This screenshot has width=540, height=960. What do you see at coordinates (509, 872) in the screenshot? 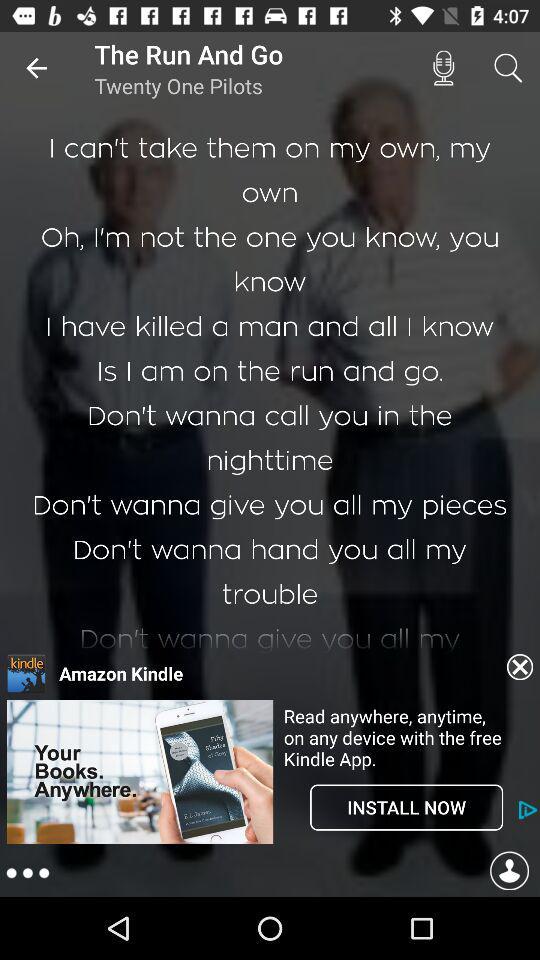
I see `takes you to your profile` at bounding box center [509, 872].